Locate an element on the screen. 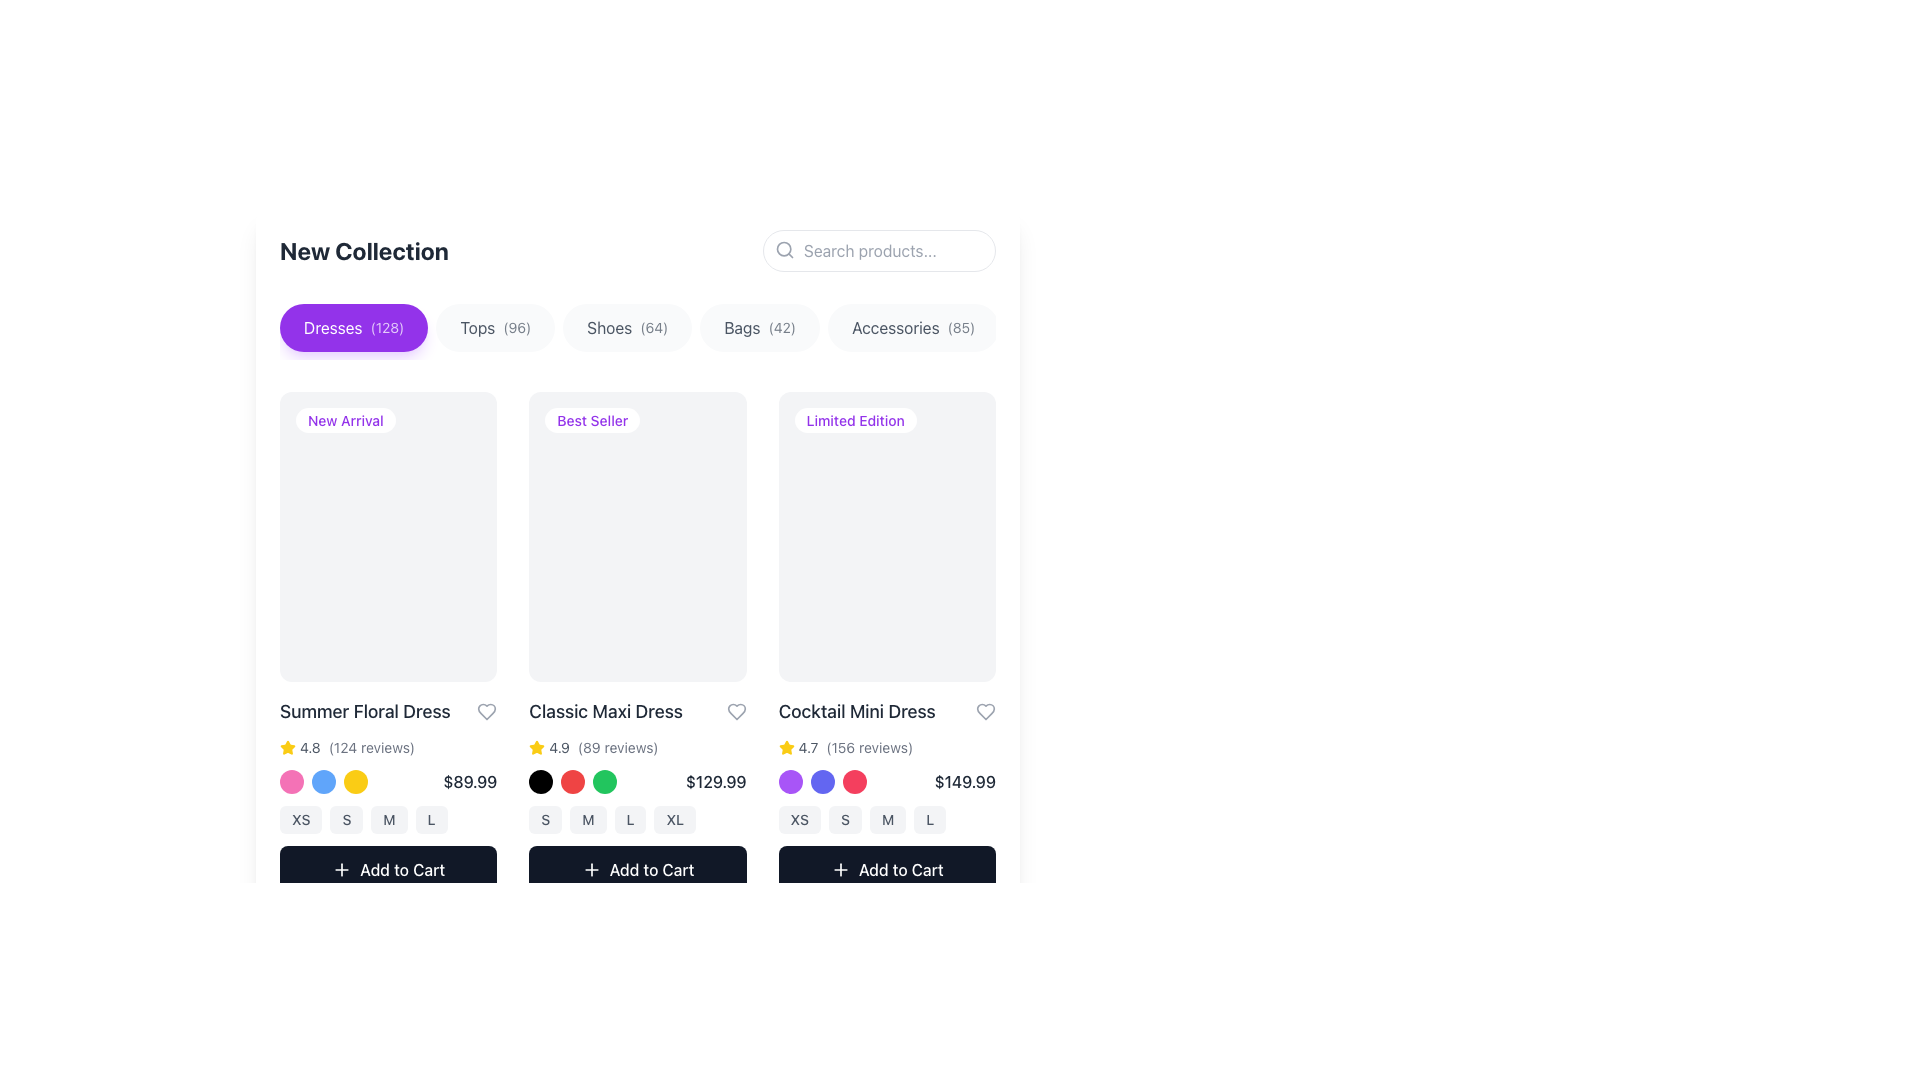 The width and height of the screenshot is (1920, 1080). the size 'L' button located in the lower-right area of the product's section, which is the fourth button in a horizontal list of size selection options is located at coordinates (430, 819).